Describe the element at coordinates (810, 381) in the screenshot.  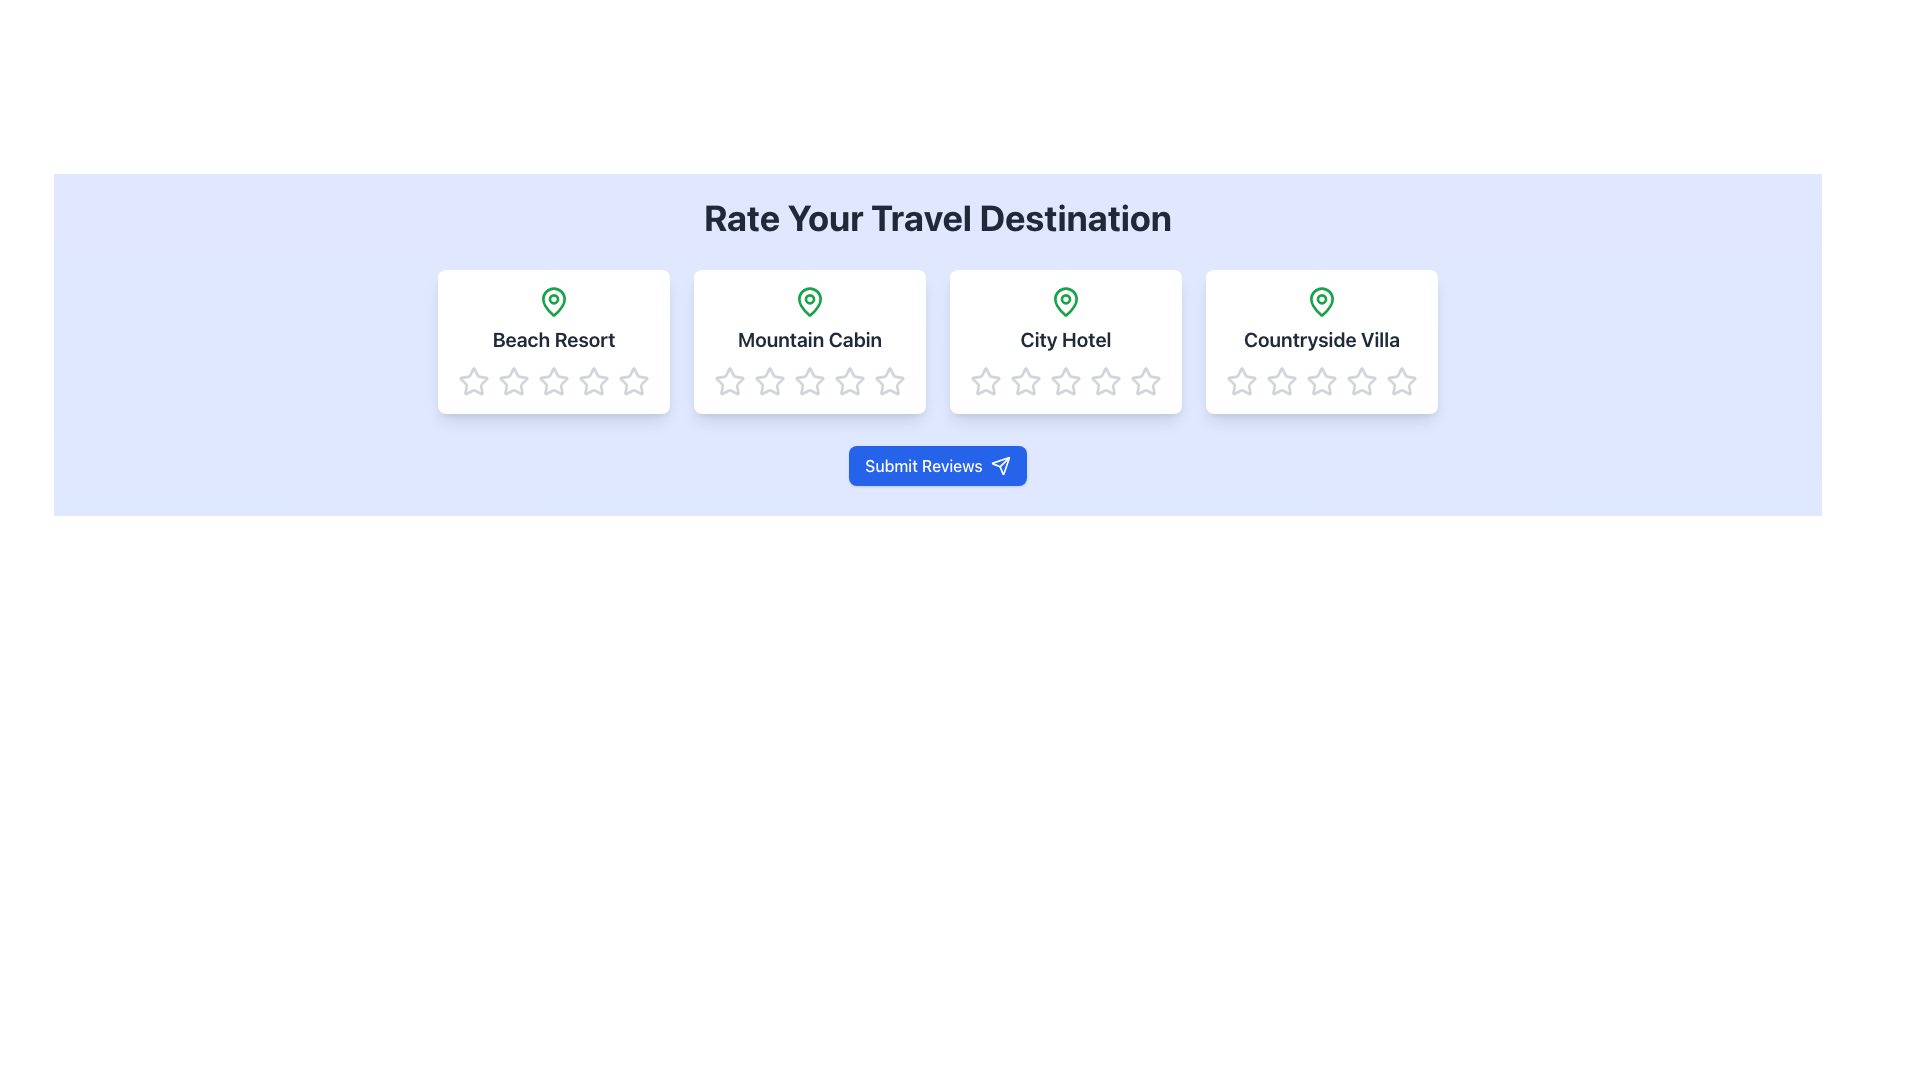
I see `the second star icon in the rating section of the 'Mountain Cabin' card` at that location.